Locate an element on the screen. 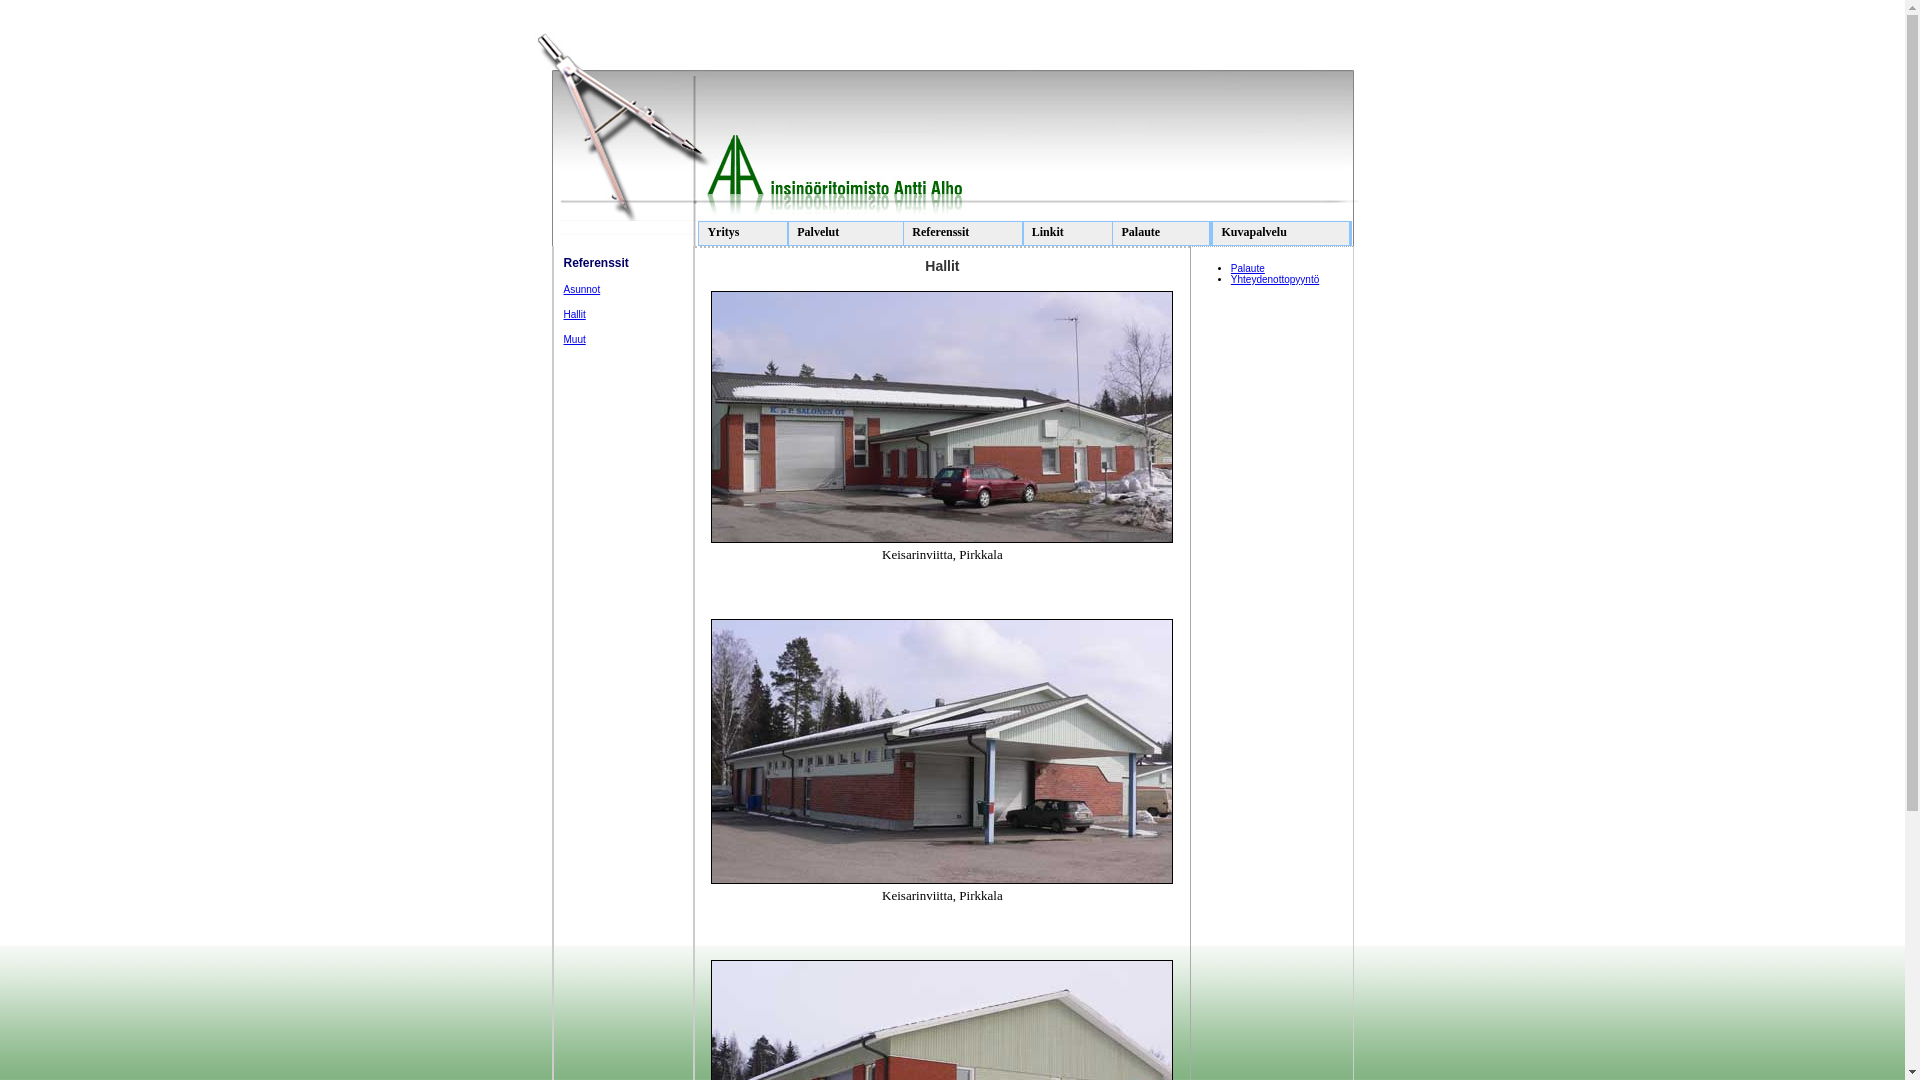 This screenshot has width=1920, height=1080. 'Kuvapalvelu' is located at coordinates (1281, 232).